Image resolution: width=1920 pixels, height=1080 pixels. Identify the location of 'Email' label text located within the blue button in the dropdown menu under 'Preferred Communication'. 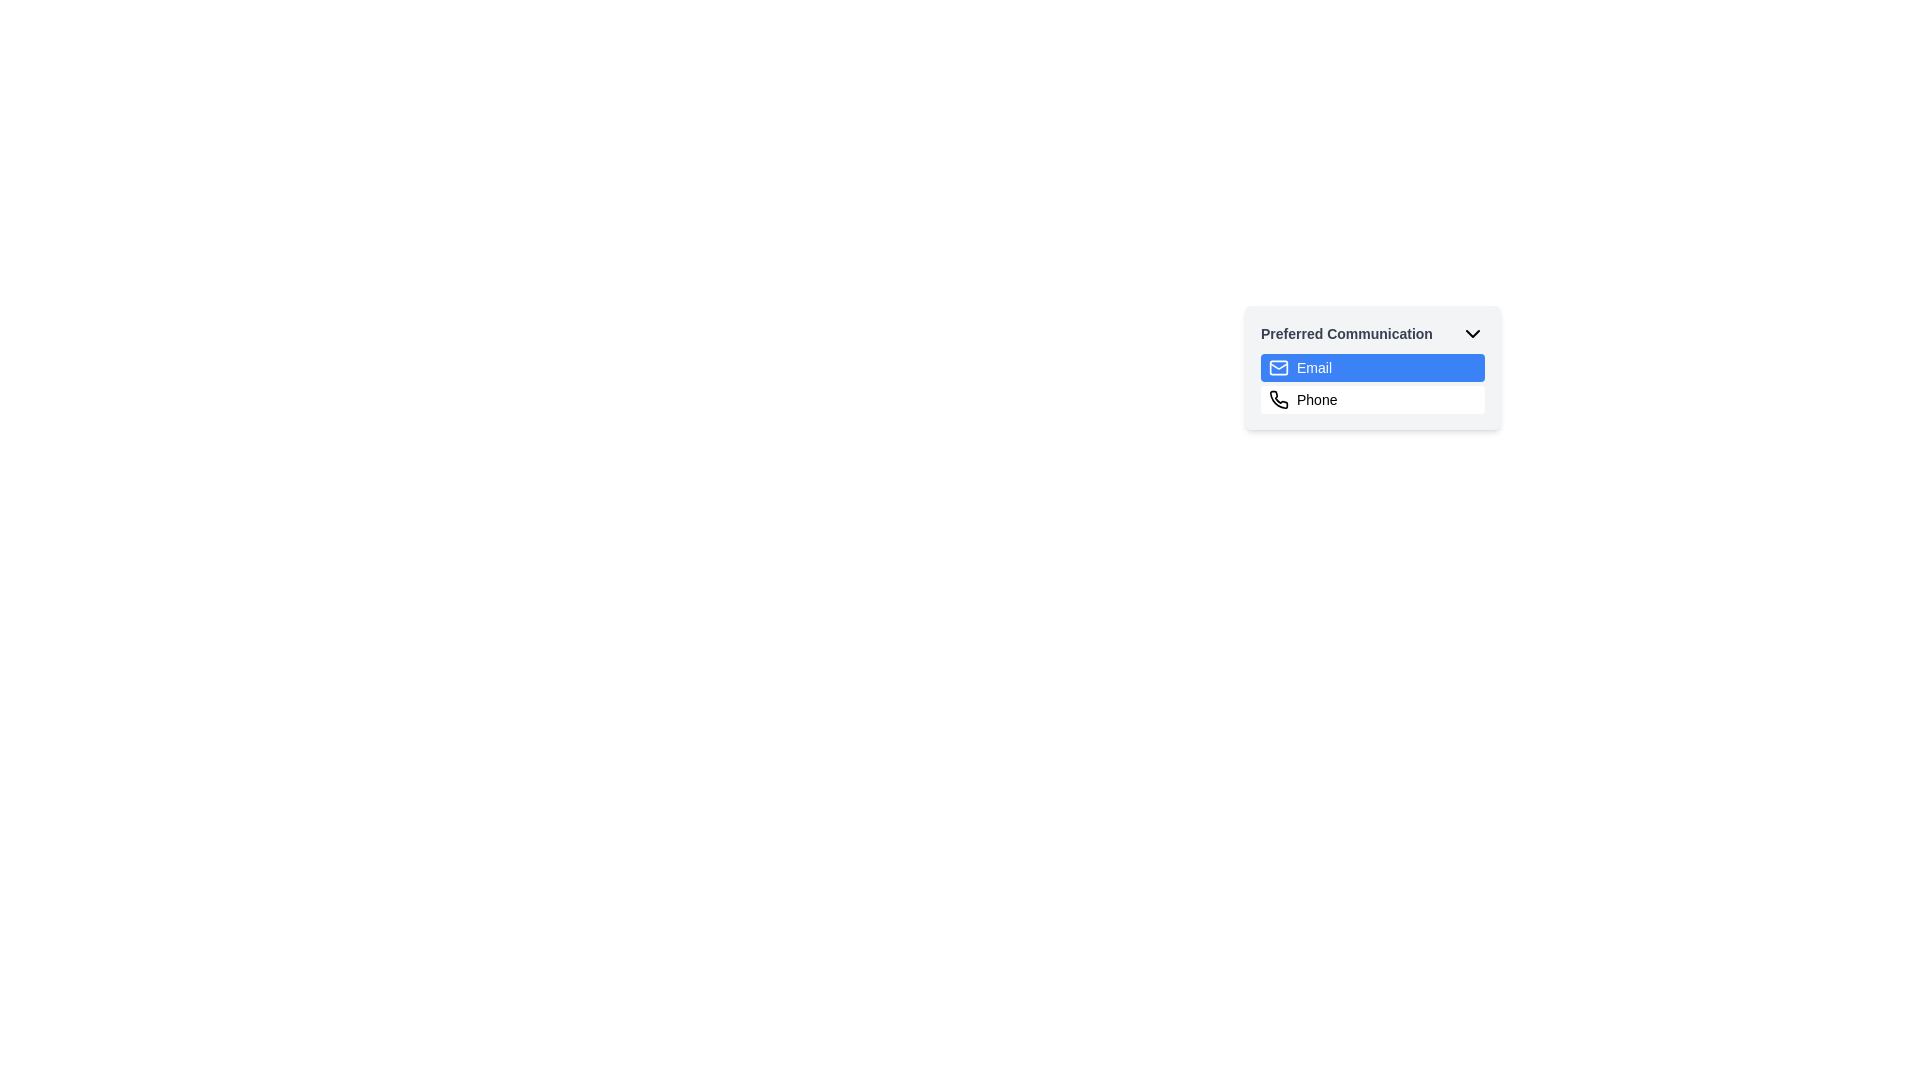
(1314, 367).